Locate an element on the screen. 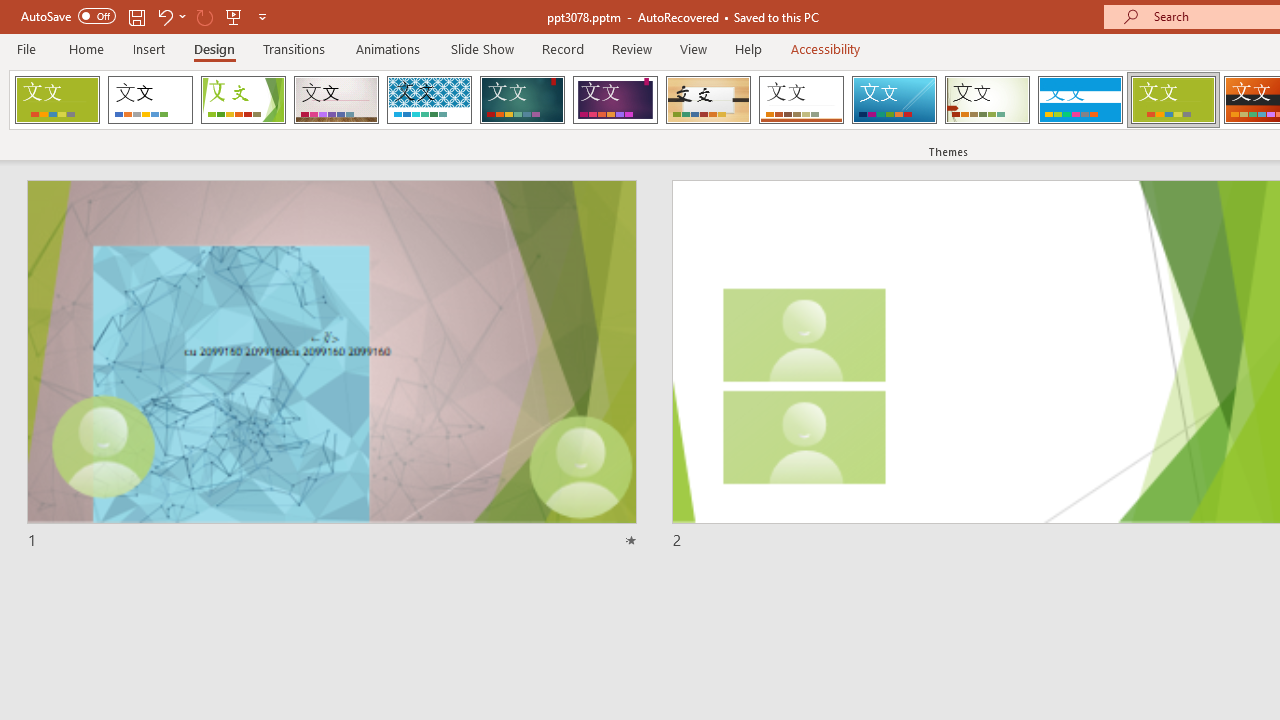 The width and height of the screenshot is (1280, 720). 'Retrospect' is located at coordinates (801, 100).